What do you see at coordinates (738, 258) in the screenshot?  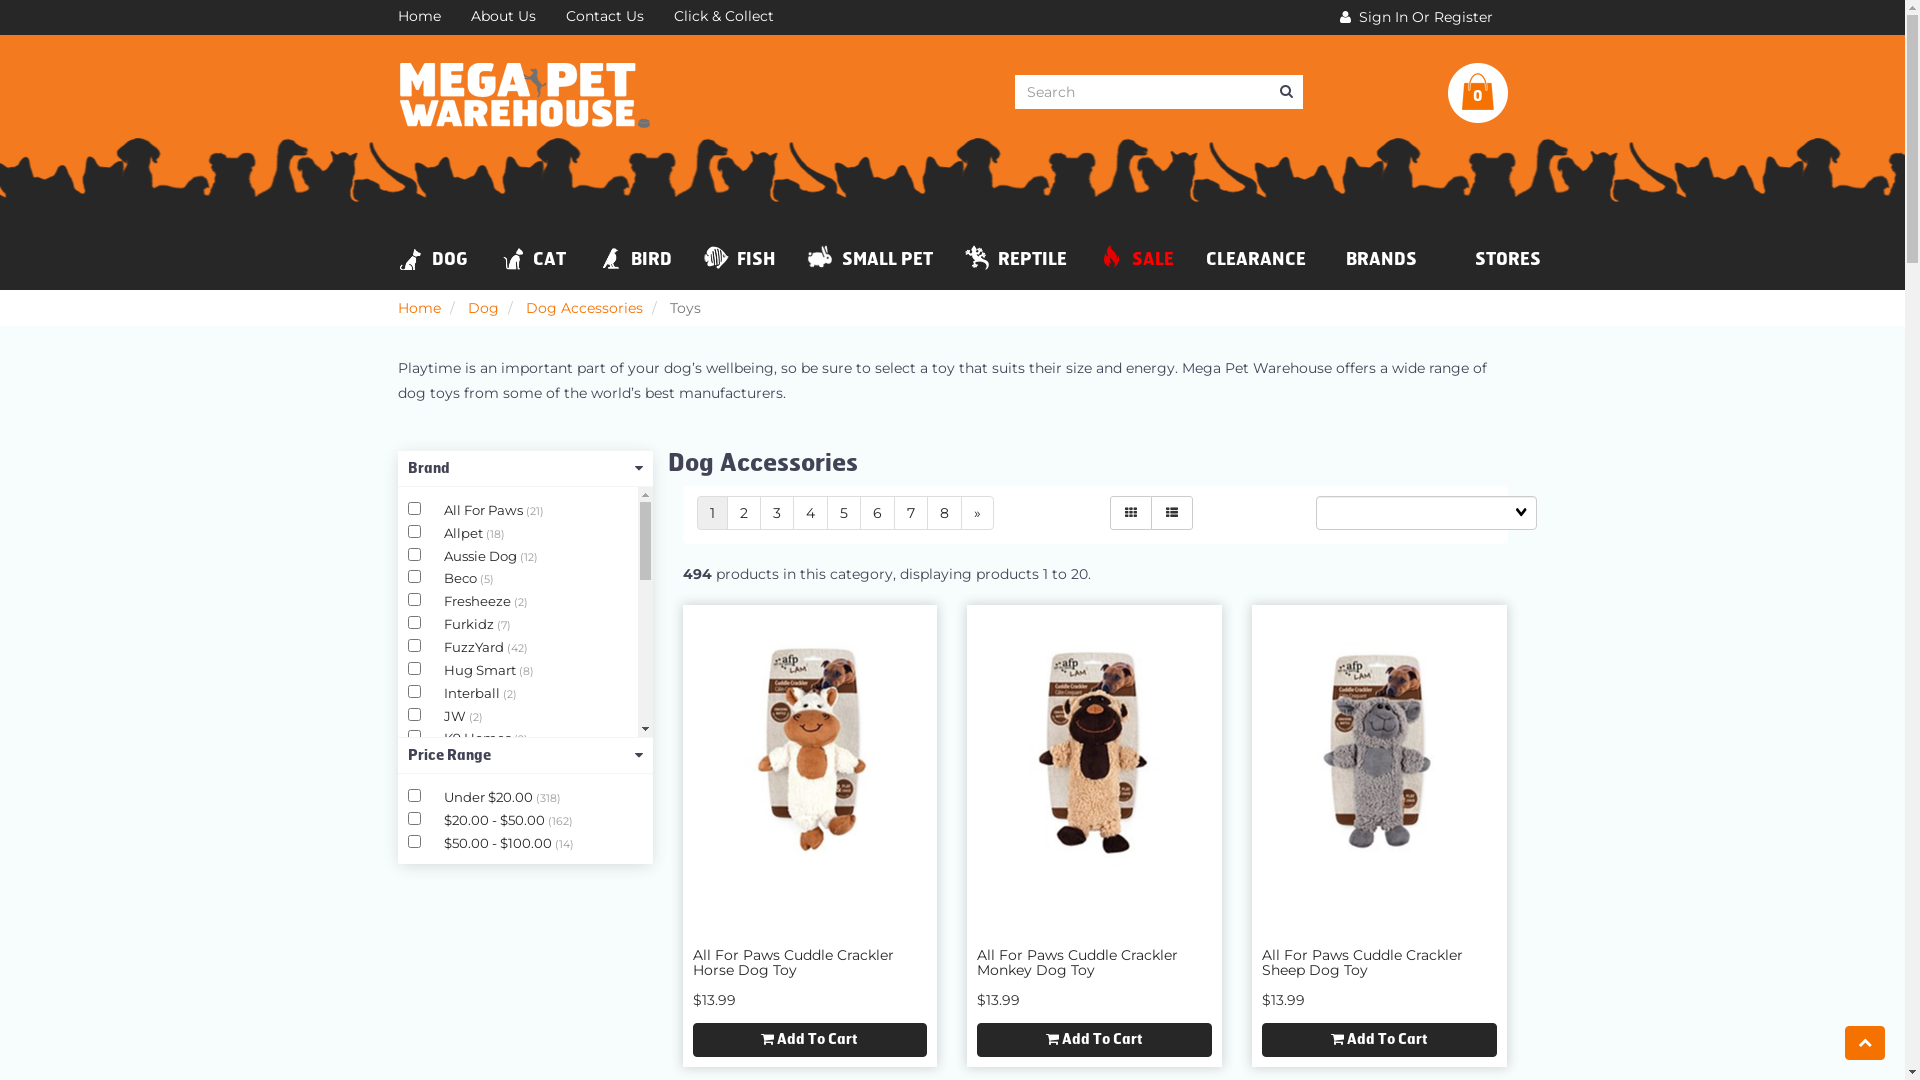 I see `'FISH'` at bounding box center [738, 258].